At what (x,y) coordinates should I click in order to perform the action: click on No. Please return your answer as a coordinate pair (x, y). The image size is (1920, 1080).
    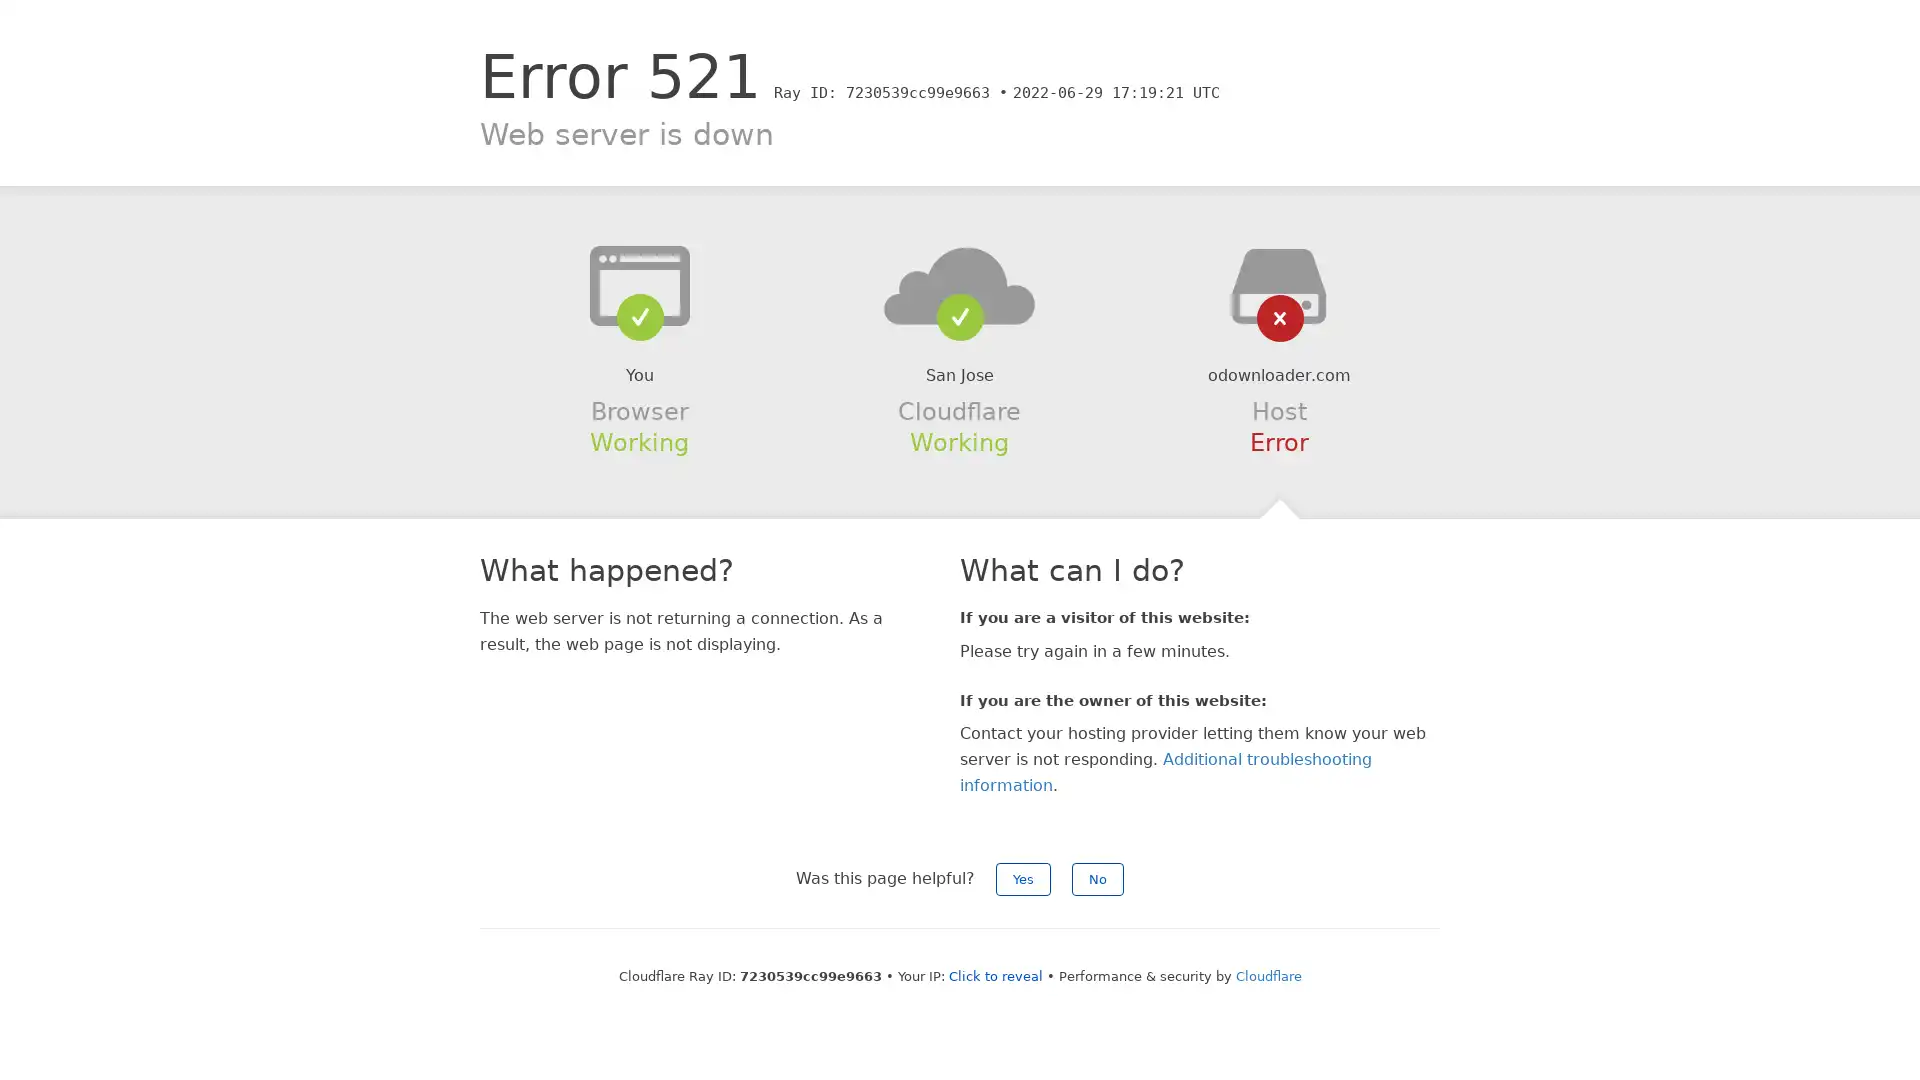
    Looking at the image, I should click on (1097, 878).